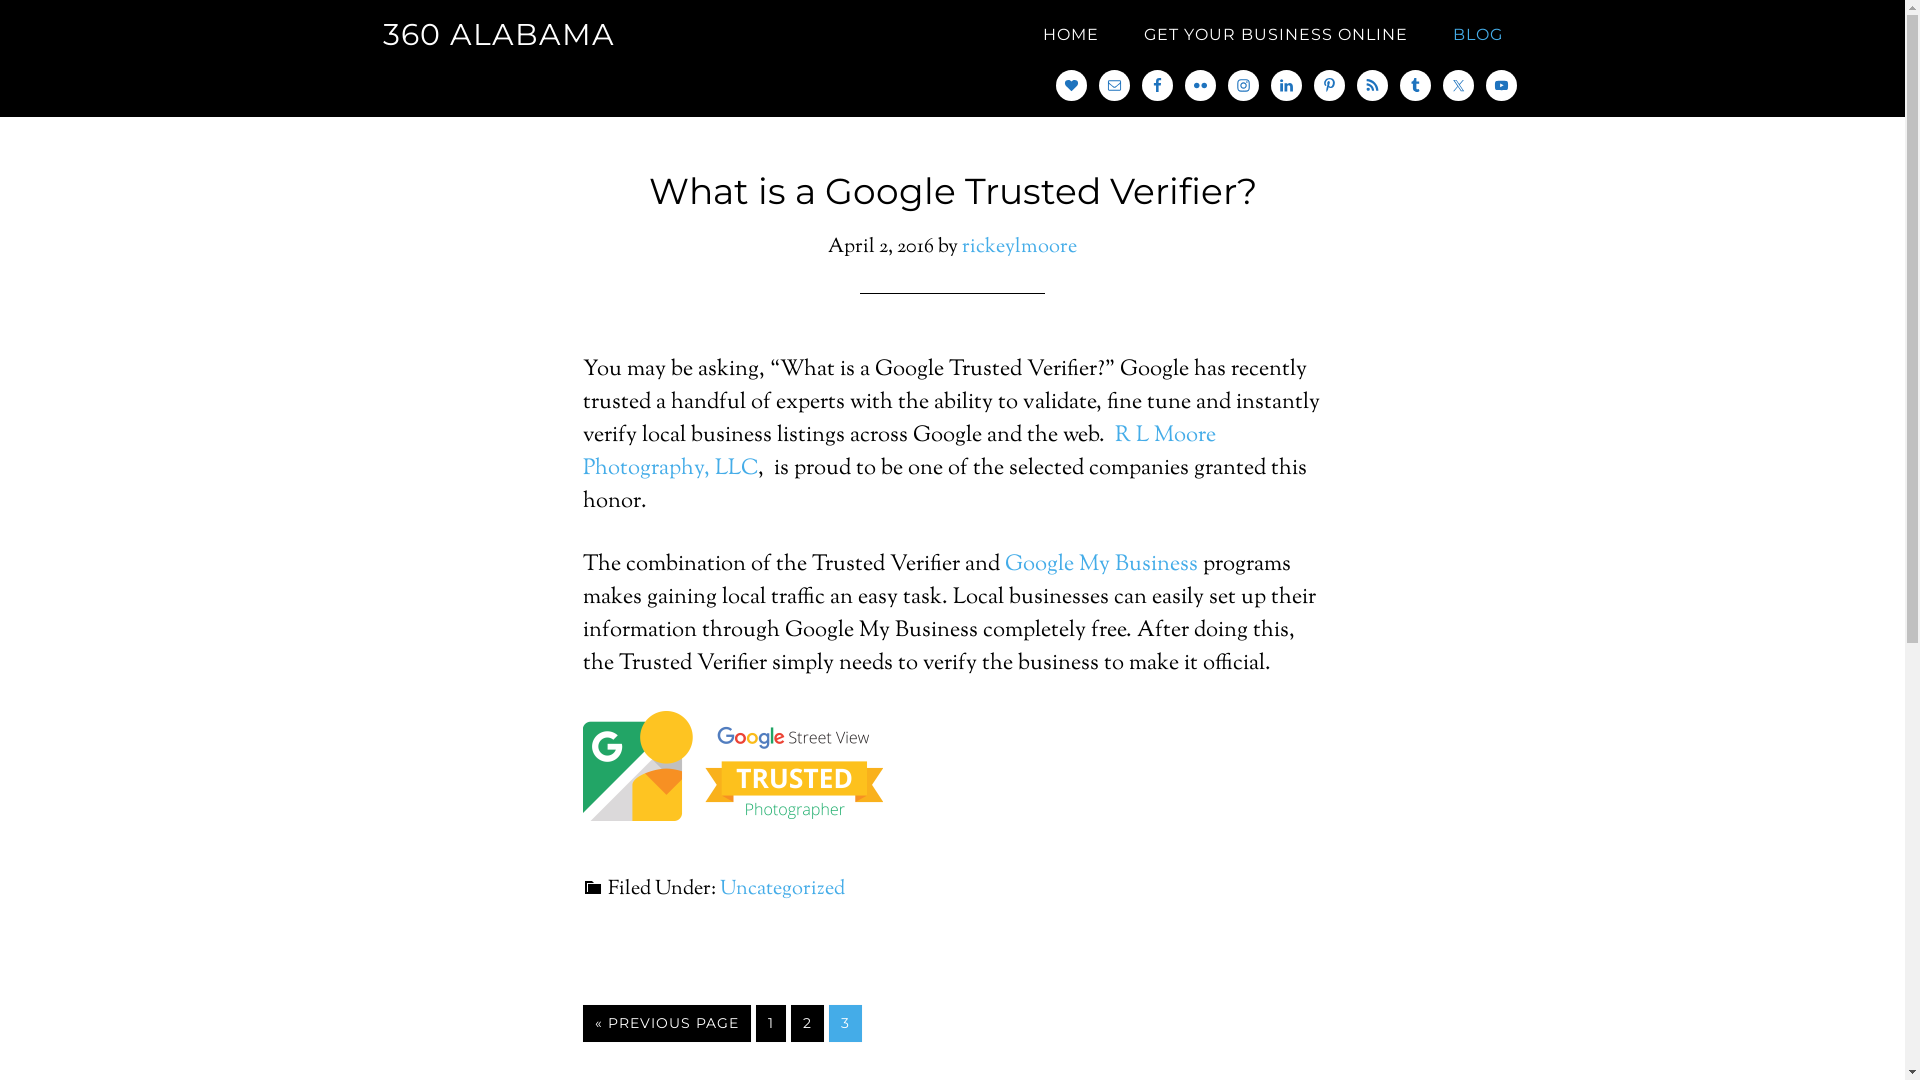 The image size is (1920, 1080). Describe the element at coordinates (1019, 246) in the screenshot. I see `'rickeylmoore'` at that location.